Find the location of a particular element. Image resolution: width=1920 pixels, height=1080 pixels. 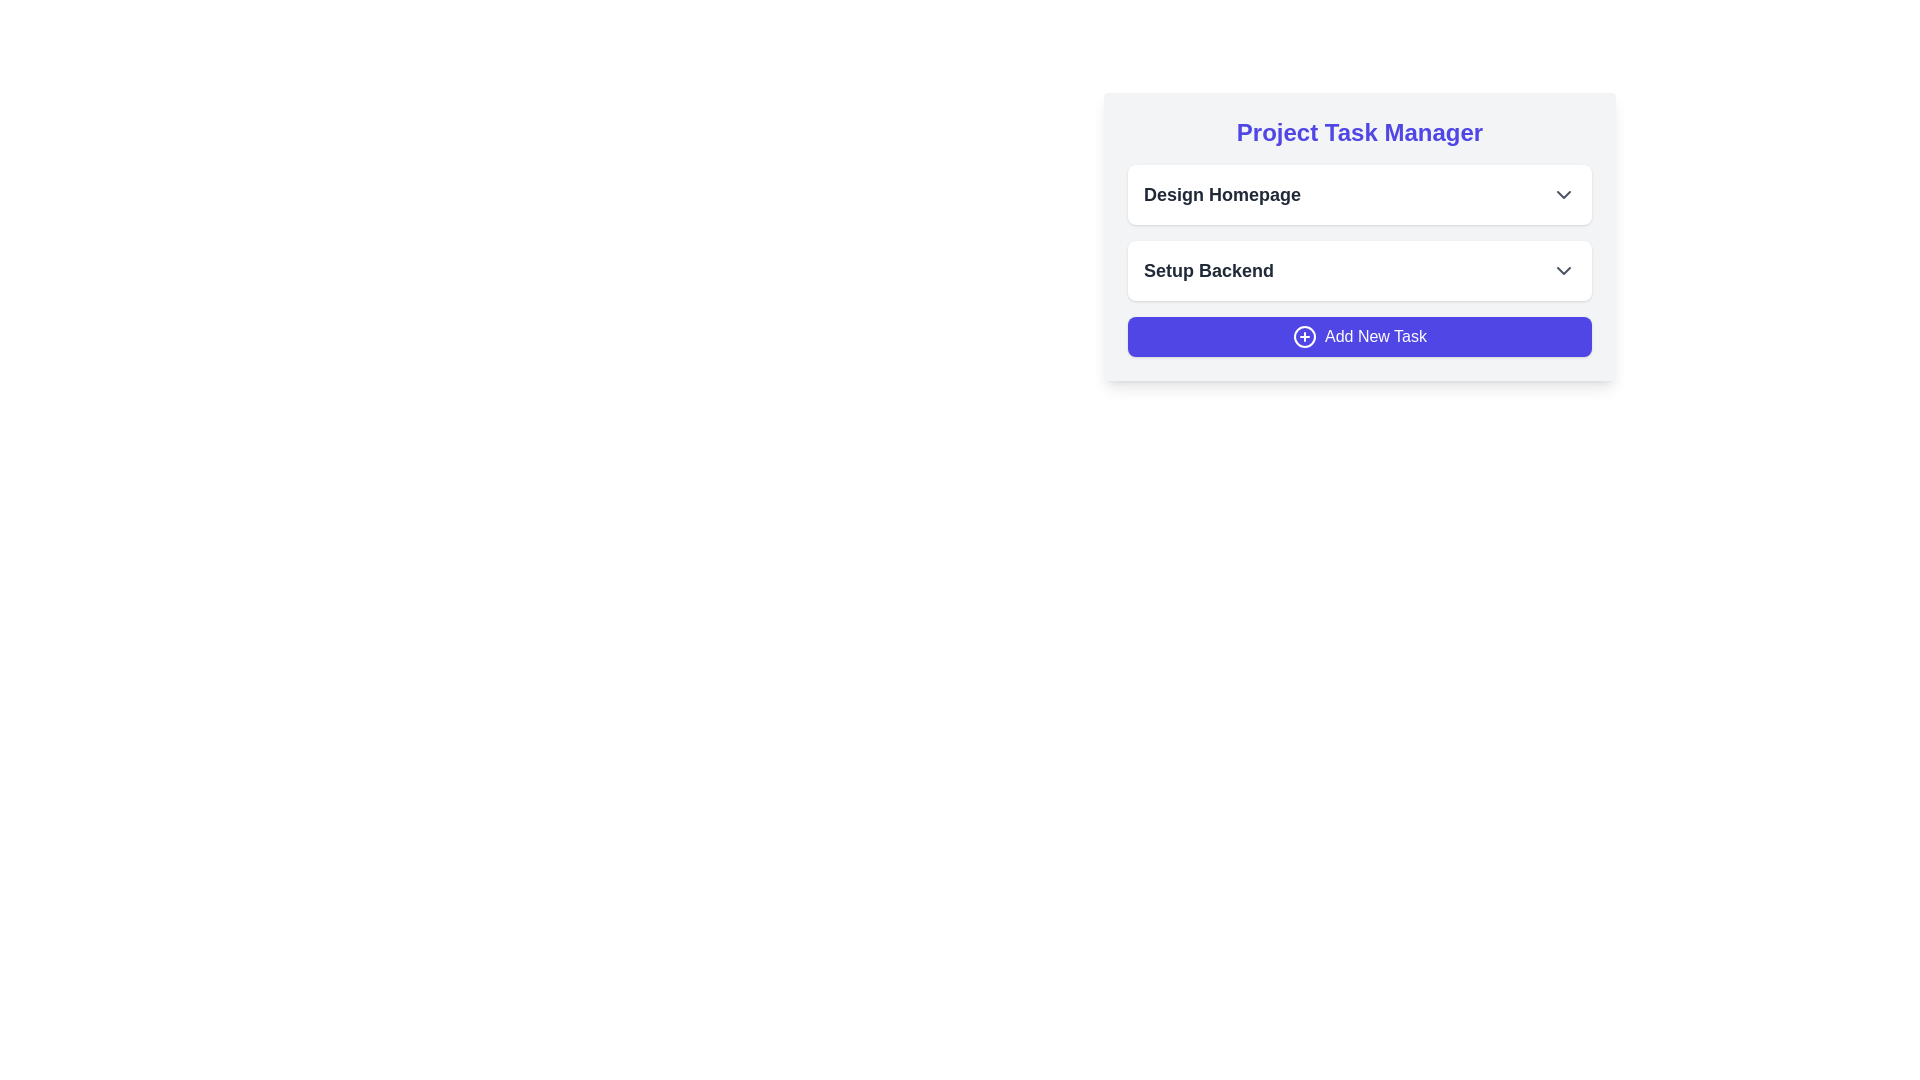

the circular part of the SVG icon inside the 'Add New Task' button located at the bottom right of the task list panel is located at coordinates (1305, 335).